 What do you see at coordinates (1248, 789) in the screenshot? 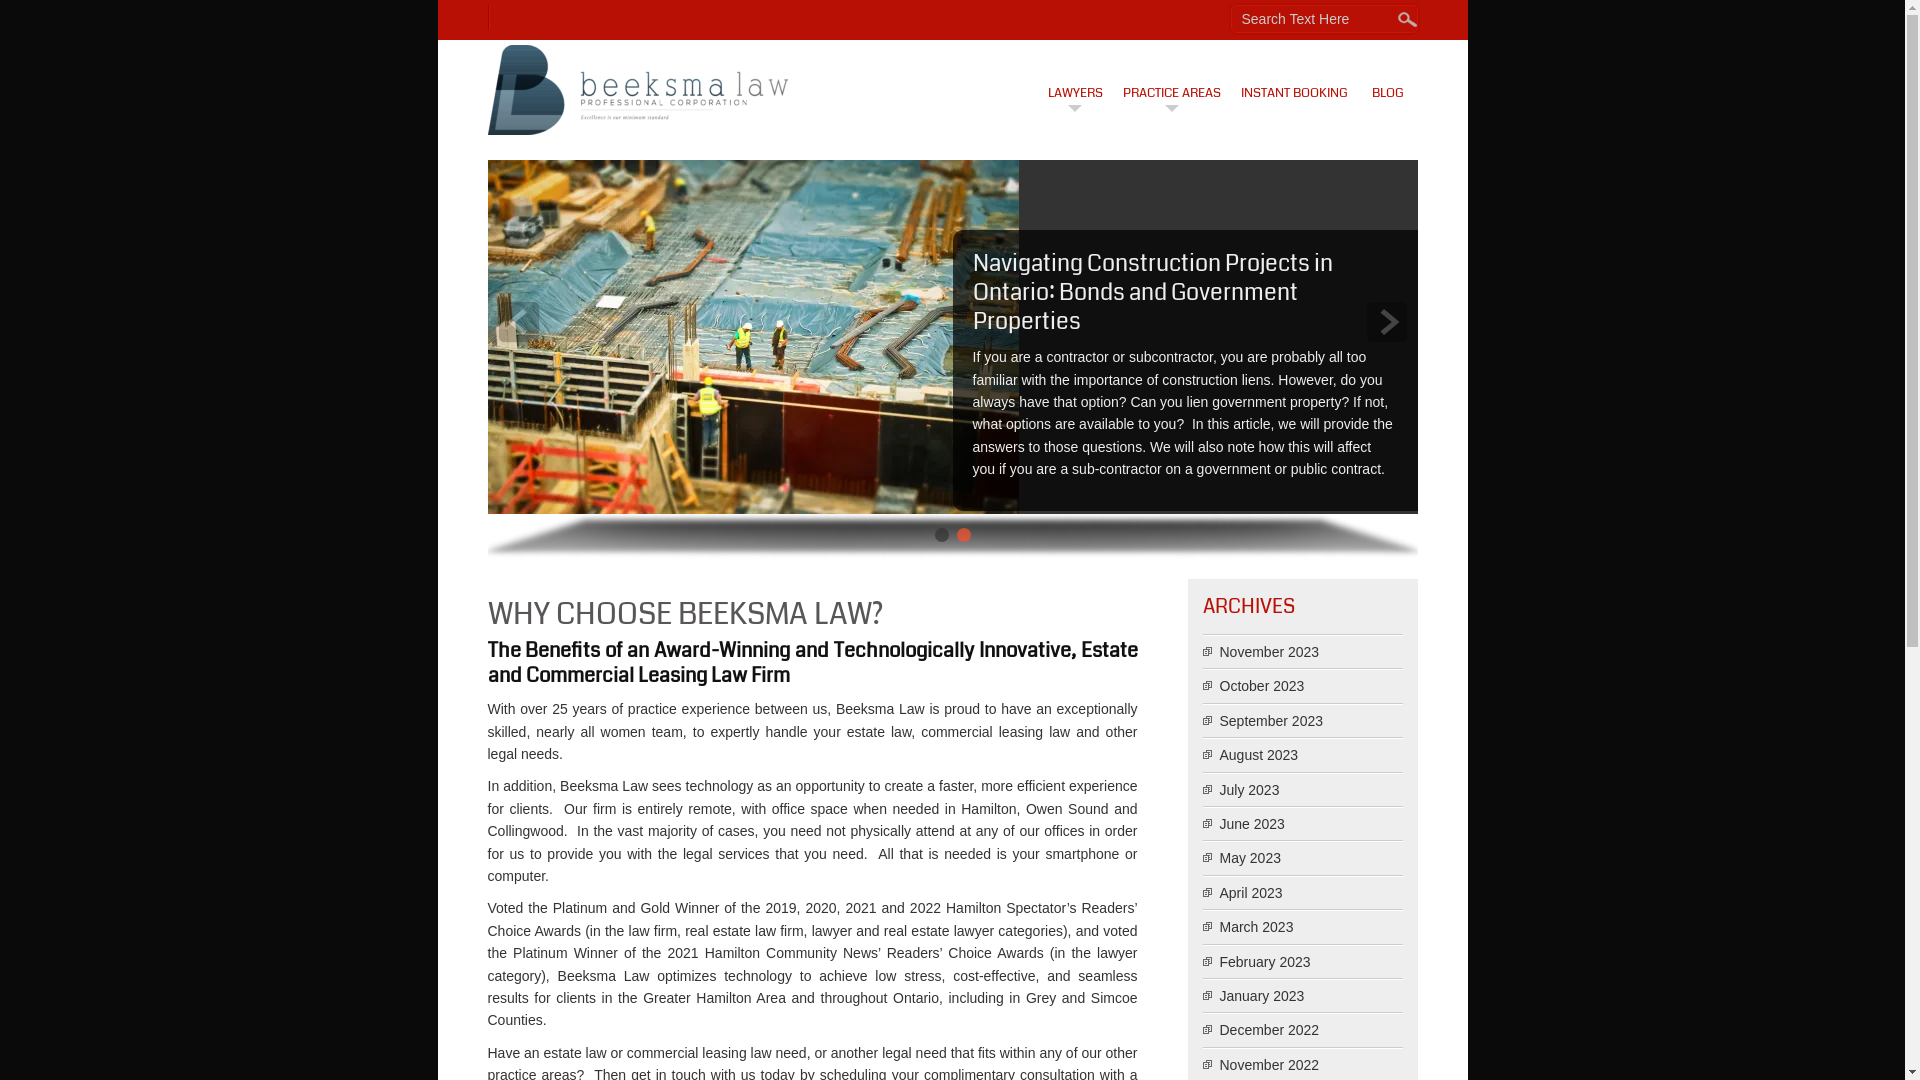
I see `'July 2023'` at bounding box center [1248, 789].